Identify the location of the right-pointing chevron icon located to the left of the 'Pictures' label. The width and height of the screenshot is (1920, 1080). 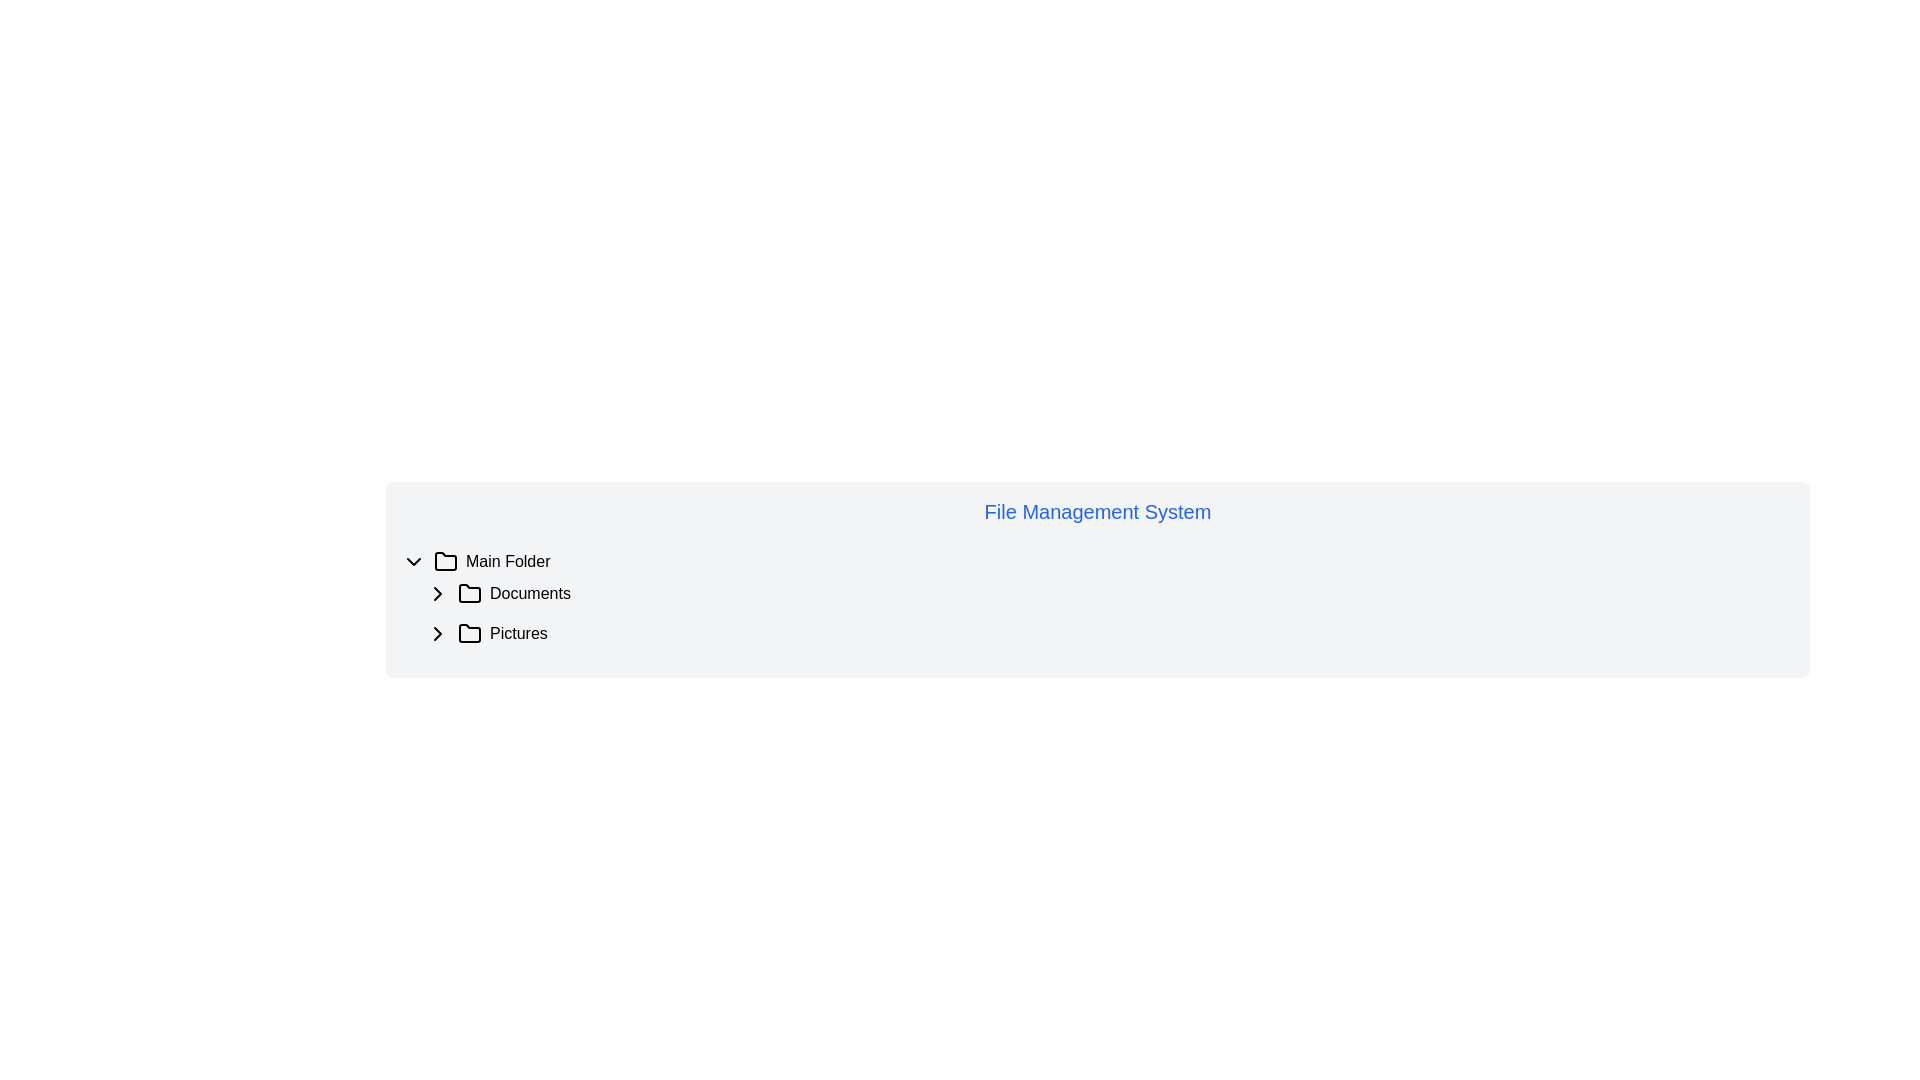
(436, 633).